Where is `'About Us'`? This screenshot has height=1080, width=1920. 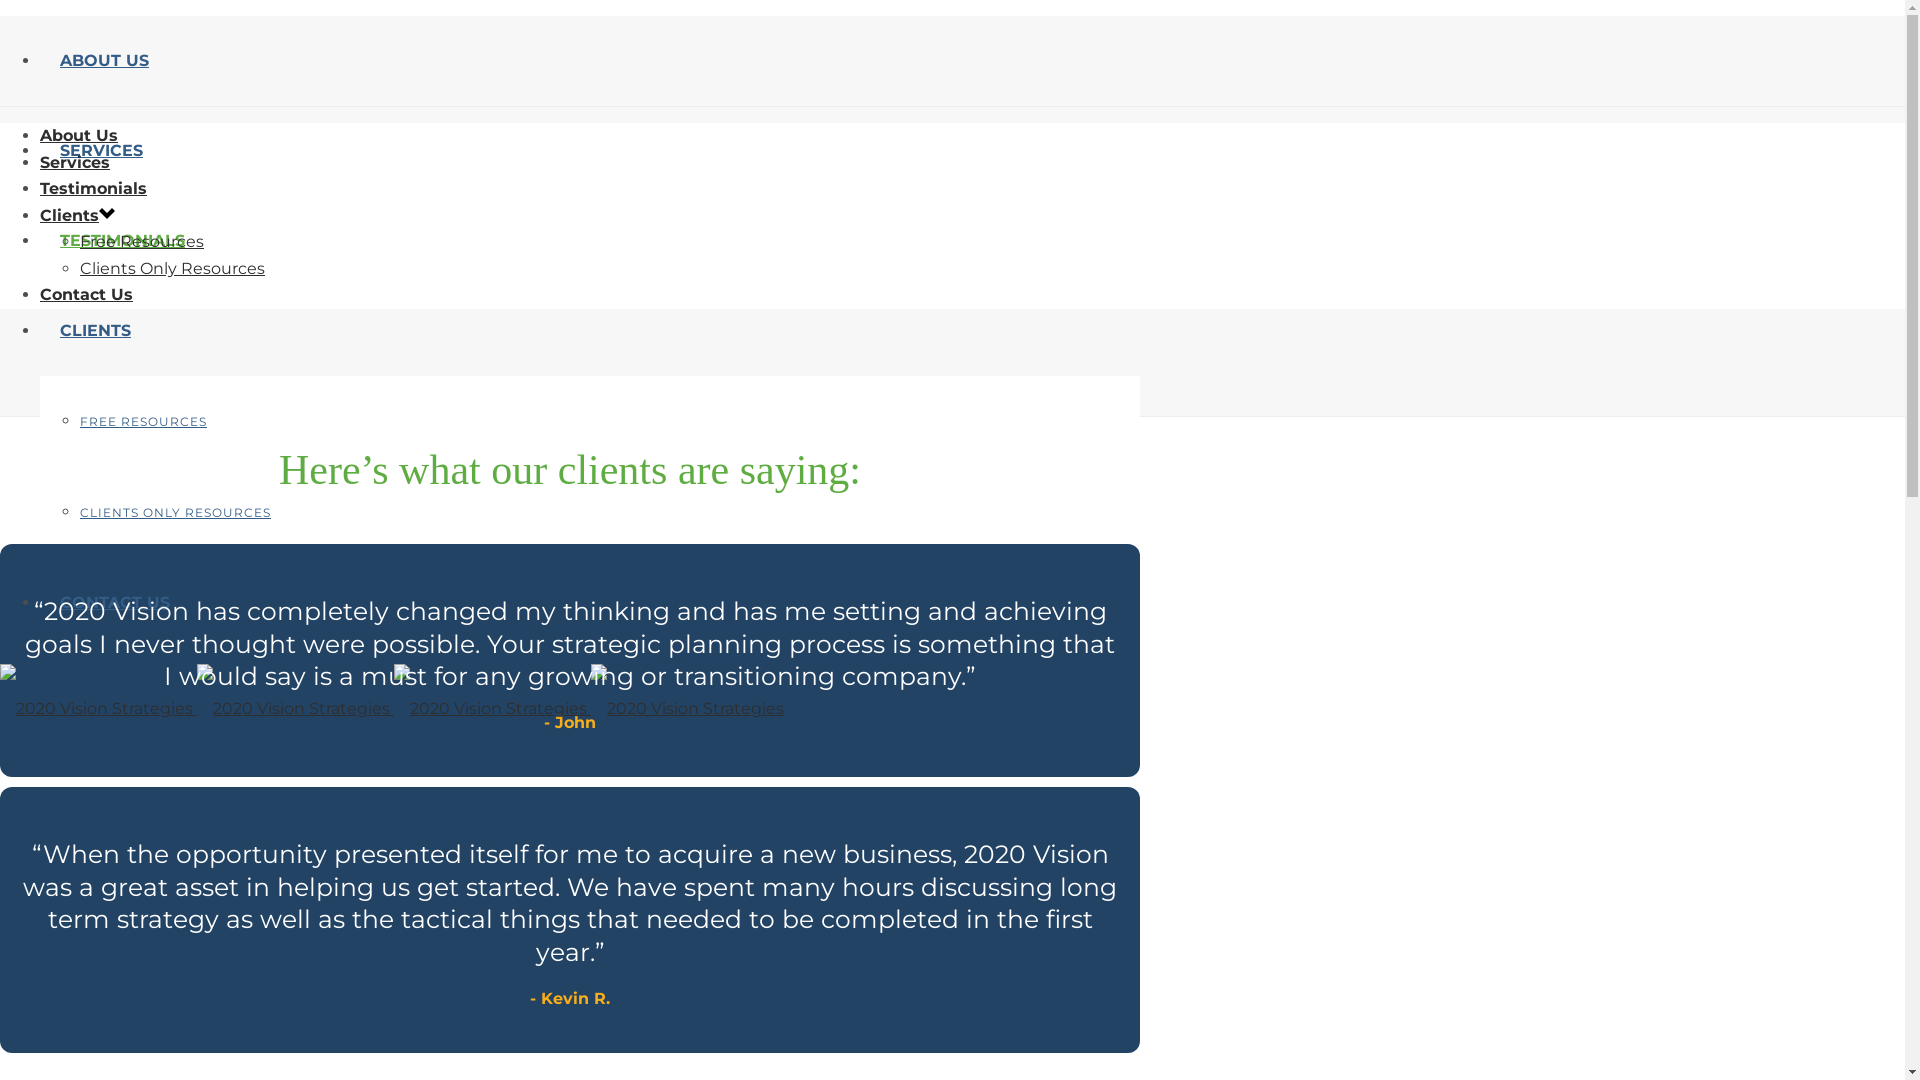 'About Us' is located at coordinates (78, 135).